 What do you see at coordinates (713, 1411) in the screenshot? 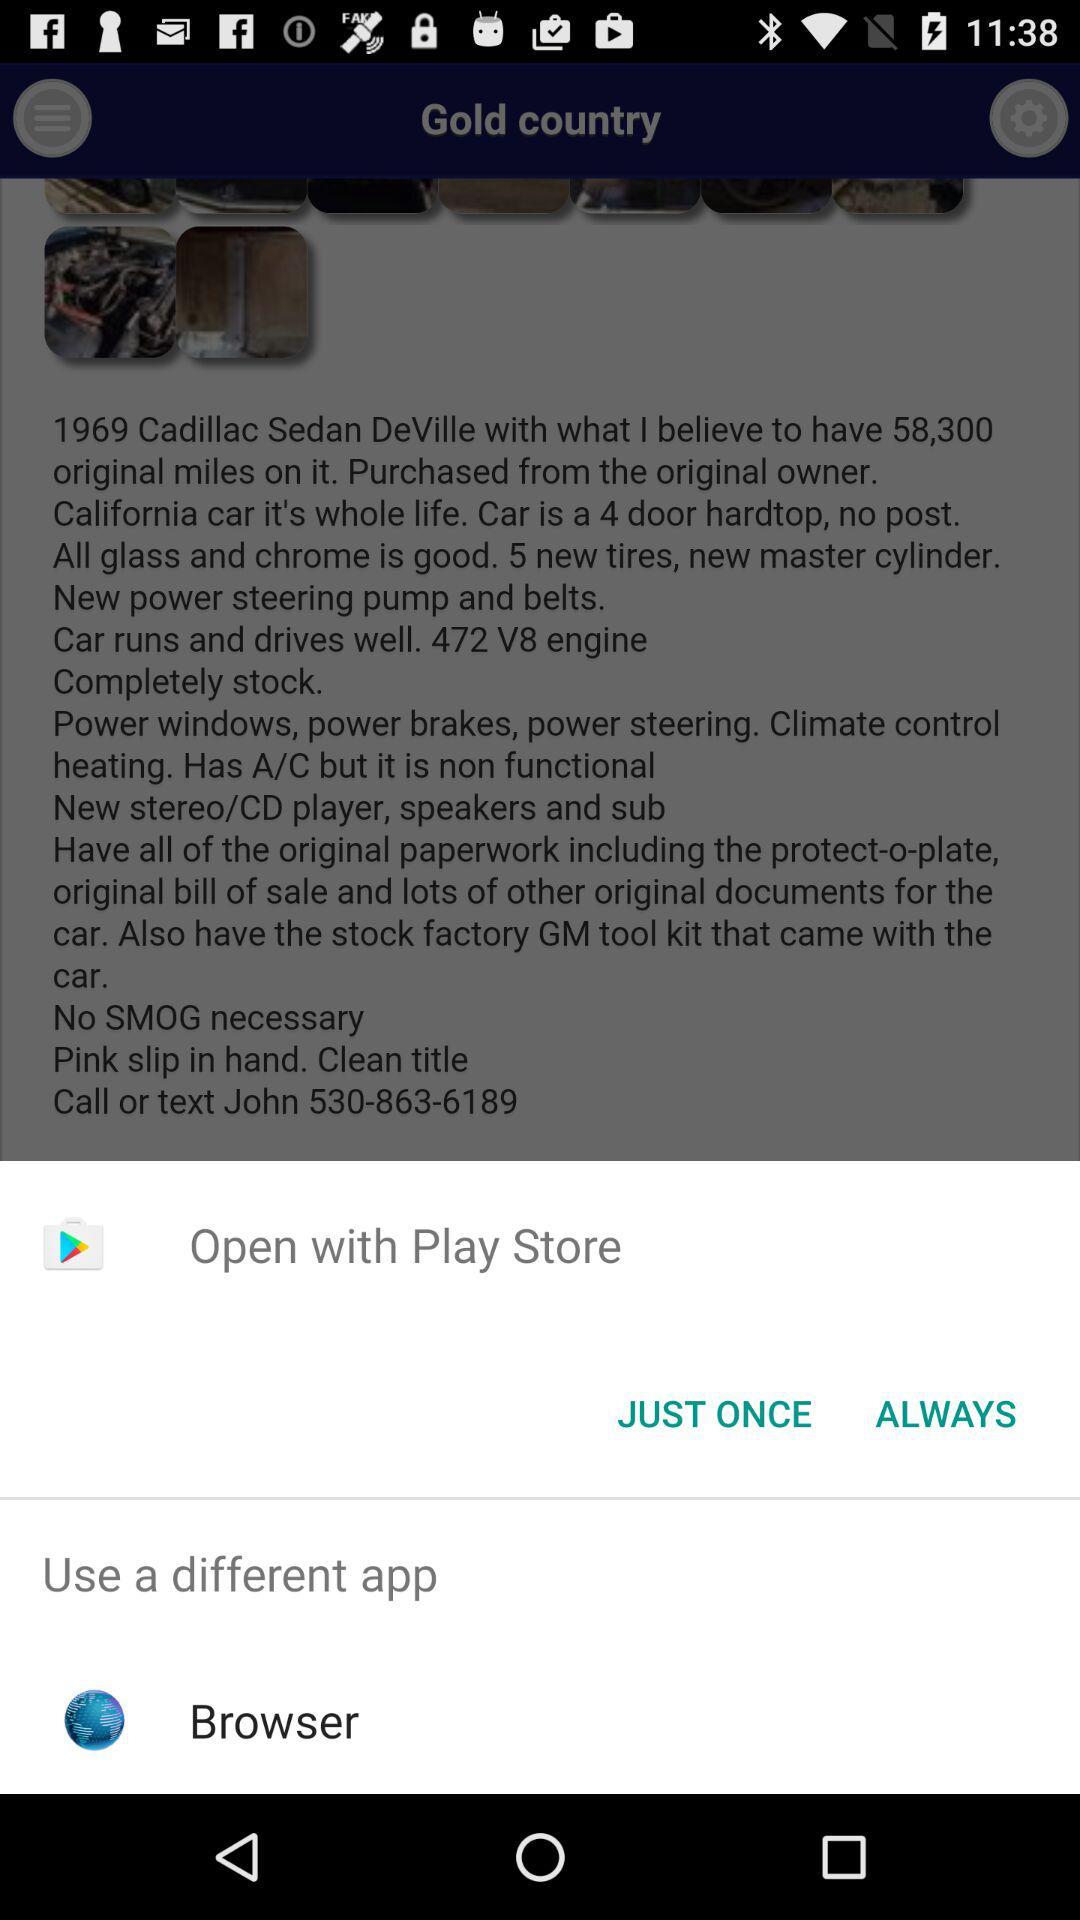
I see `app below open with play item` at bounding box center [713, 1411].